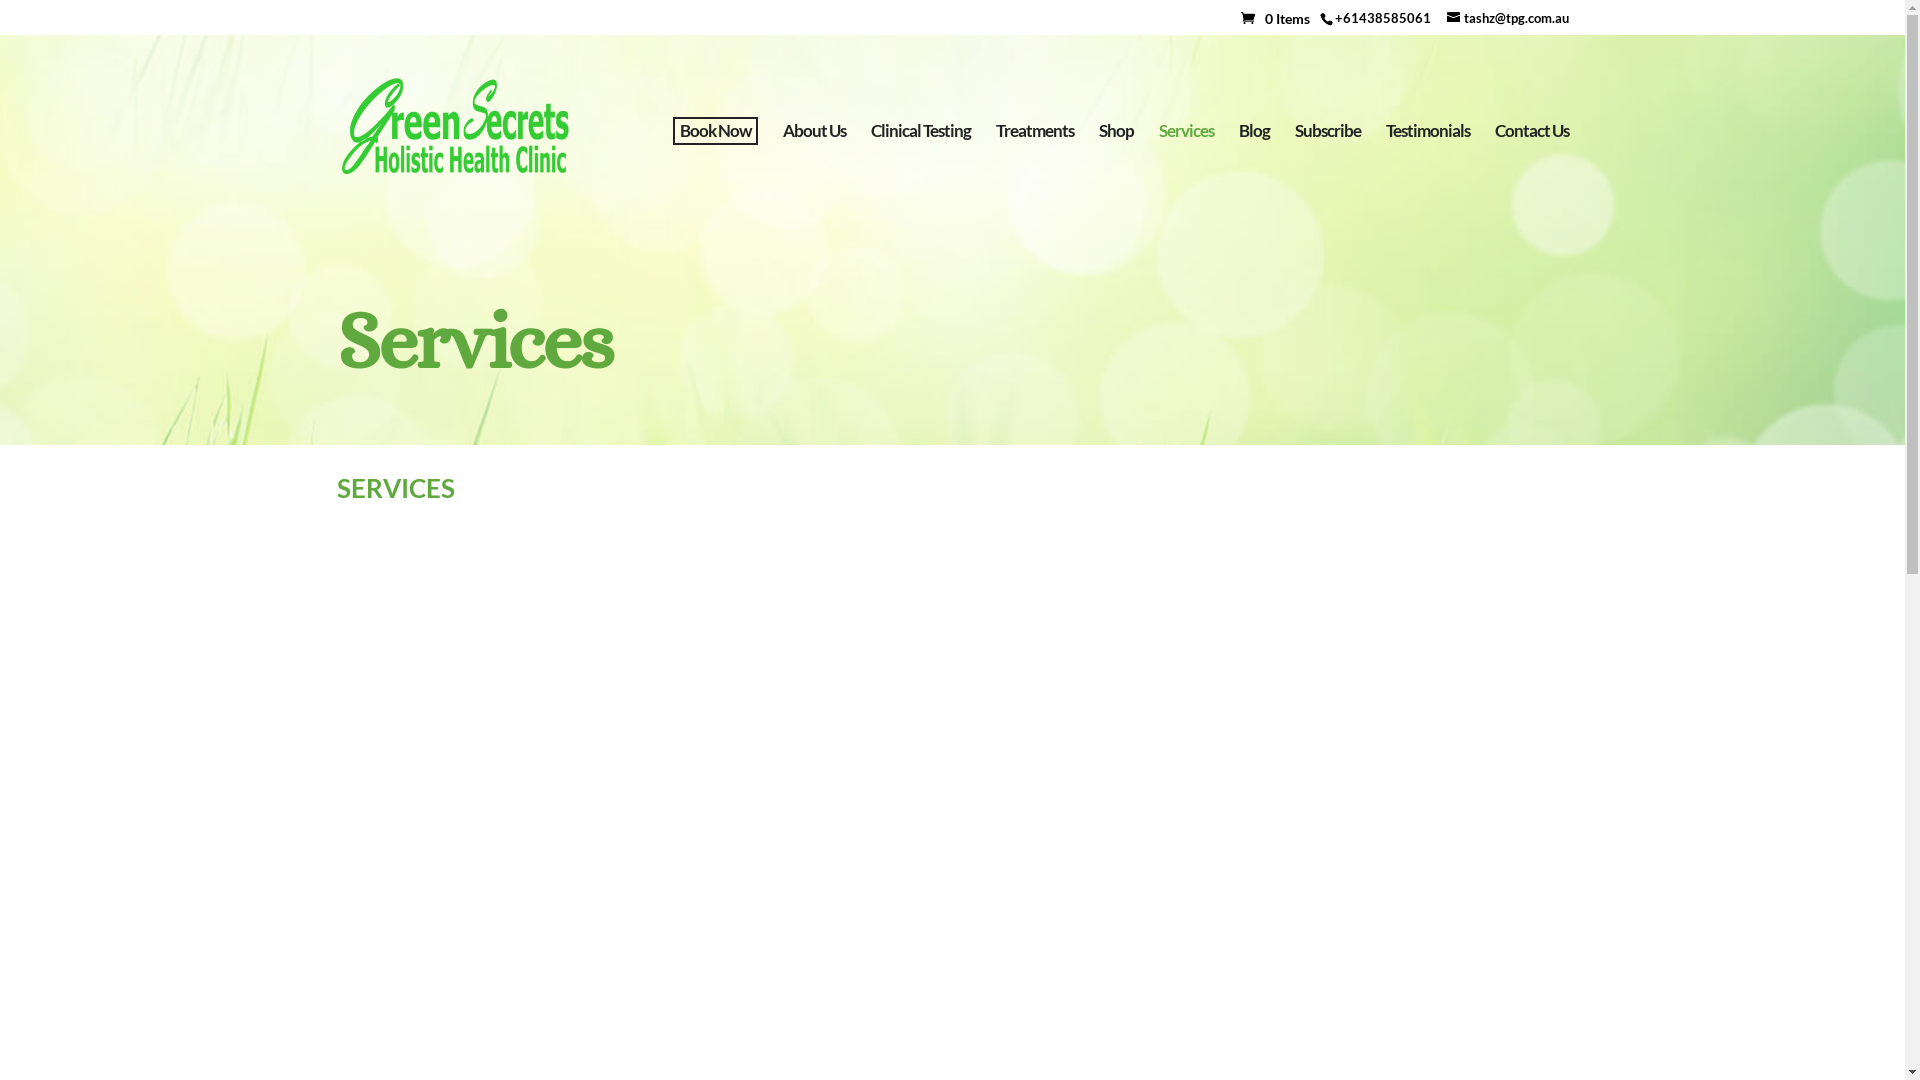 The height and width of the screenshot is (1080, 1920). I want to click on 'About Us', so click(781, 171).